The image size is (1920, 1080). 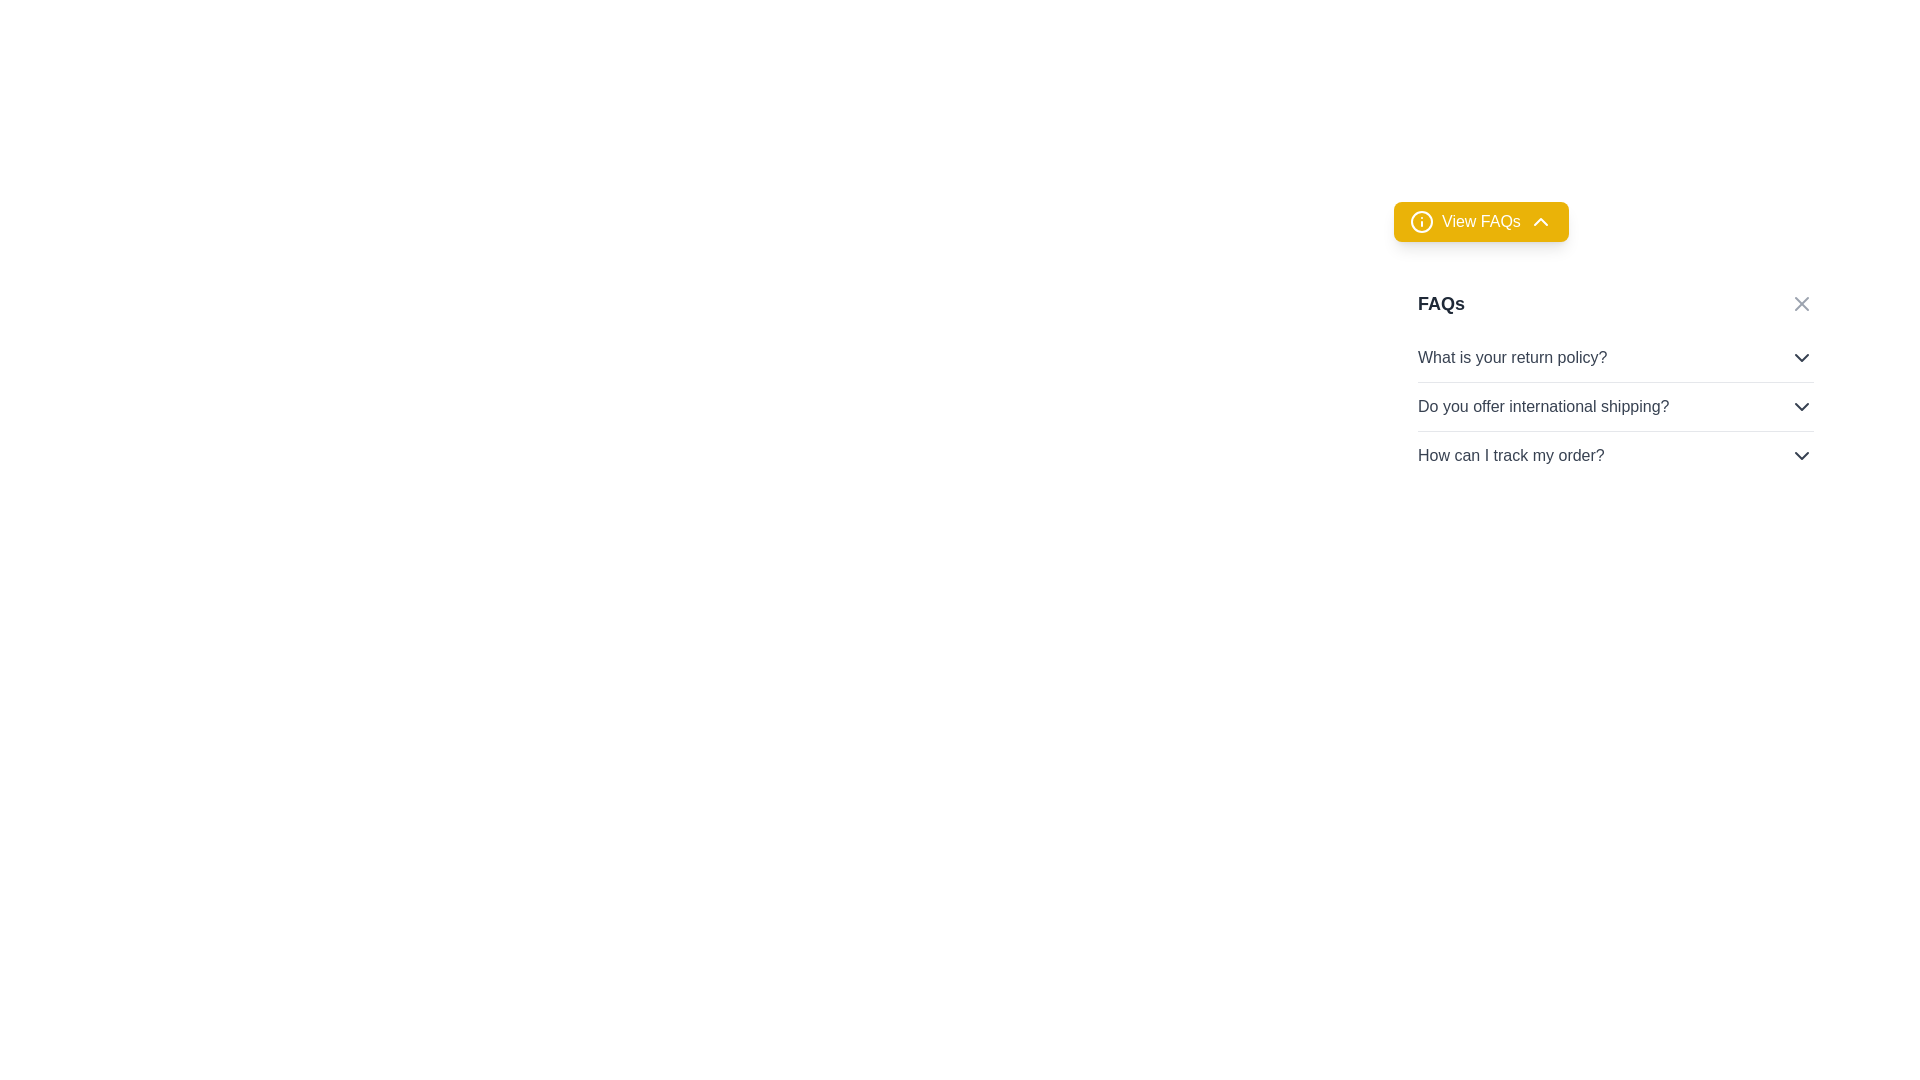 What do you see at coordinates (1801, 357) in the screenshot?
I see `the downward-facing chevron icon` at bounding box center [1801, 357].